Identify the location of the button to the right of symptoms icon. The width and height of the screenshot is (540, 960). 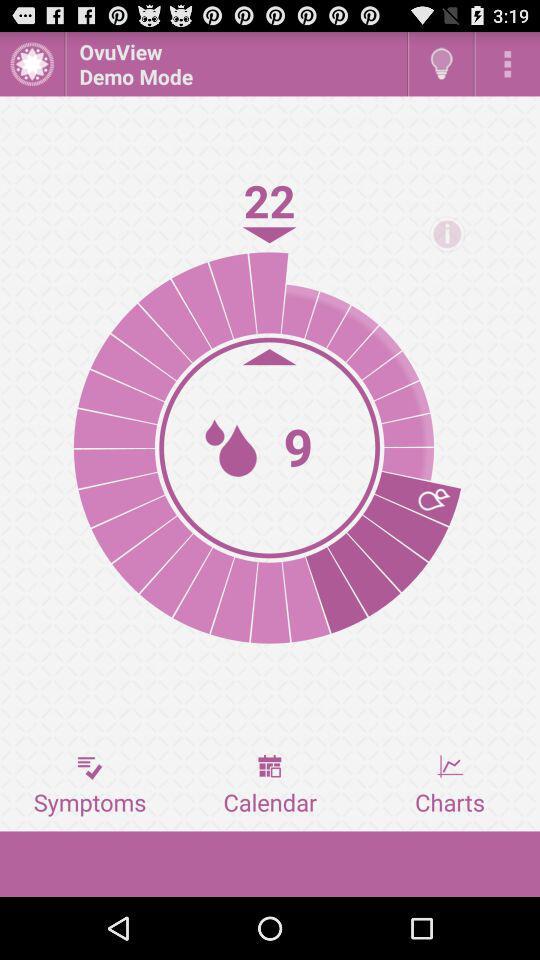
(270, 785).